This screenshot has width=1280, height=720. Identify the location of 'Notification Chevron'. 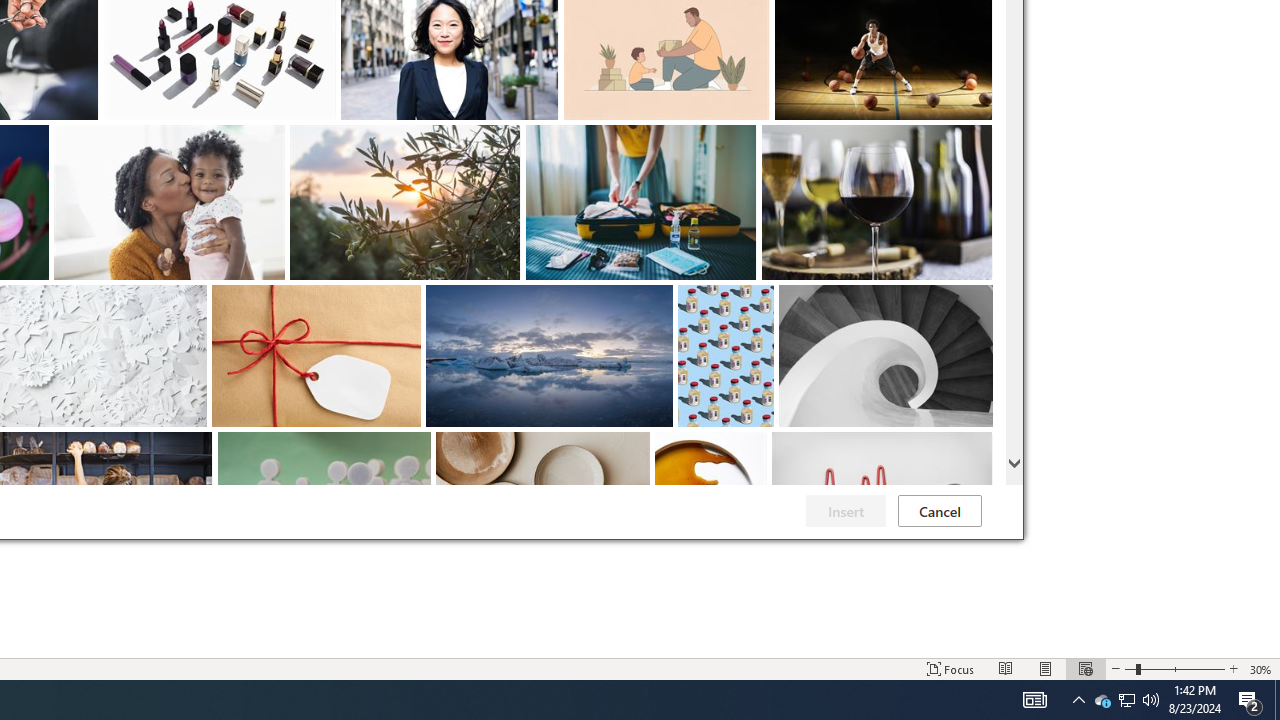
(1078, 698).